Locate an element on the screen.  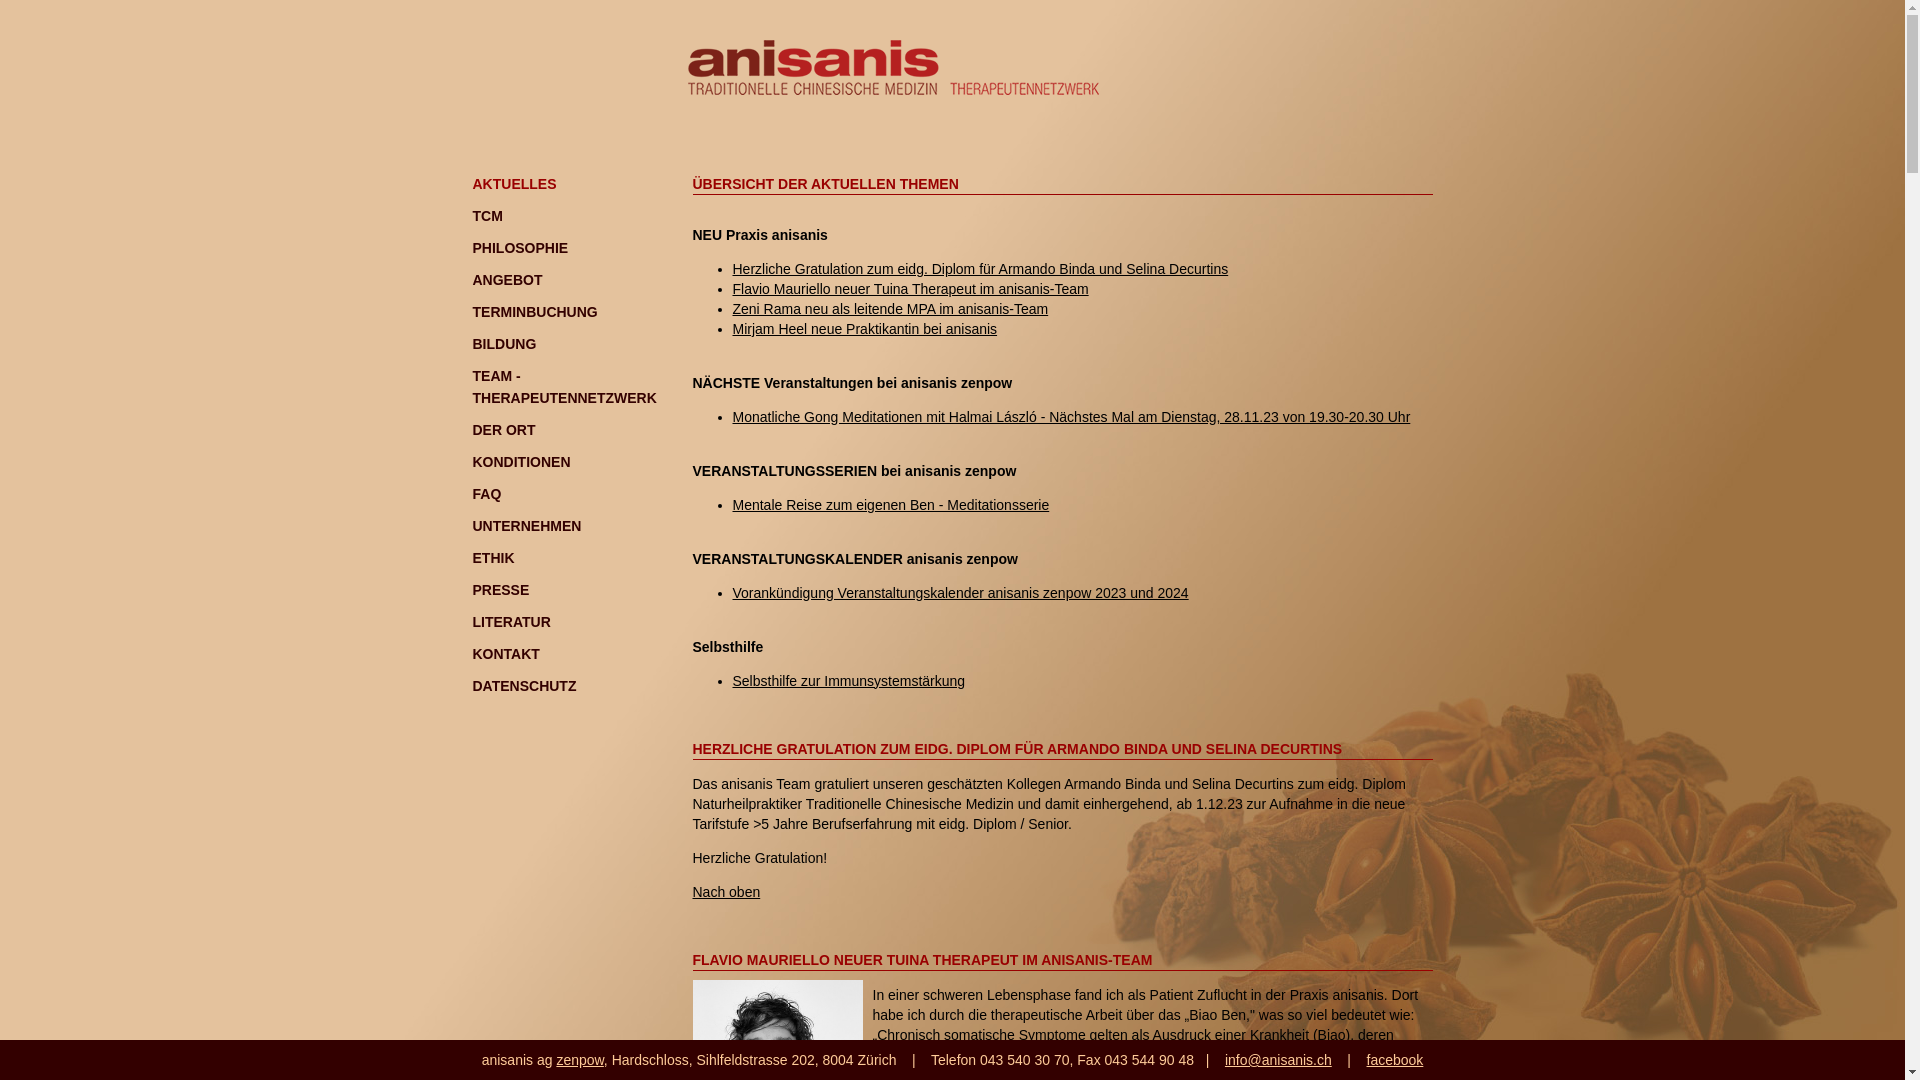
'ETHIK' is located at coordinates (493, 558).